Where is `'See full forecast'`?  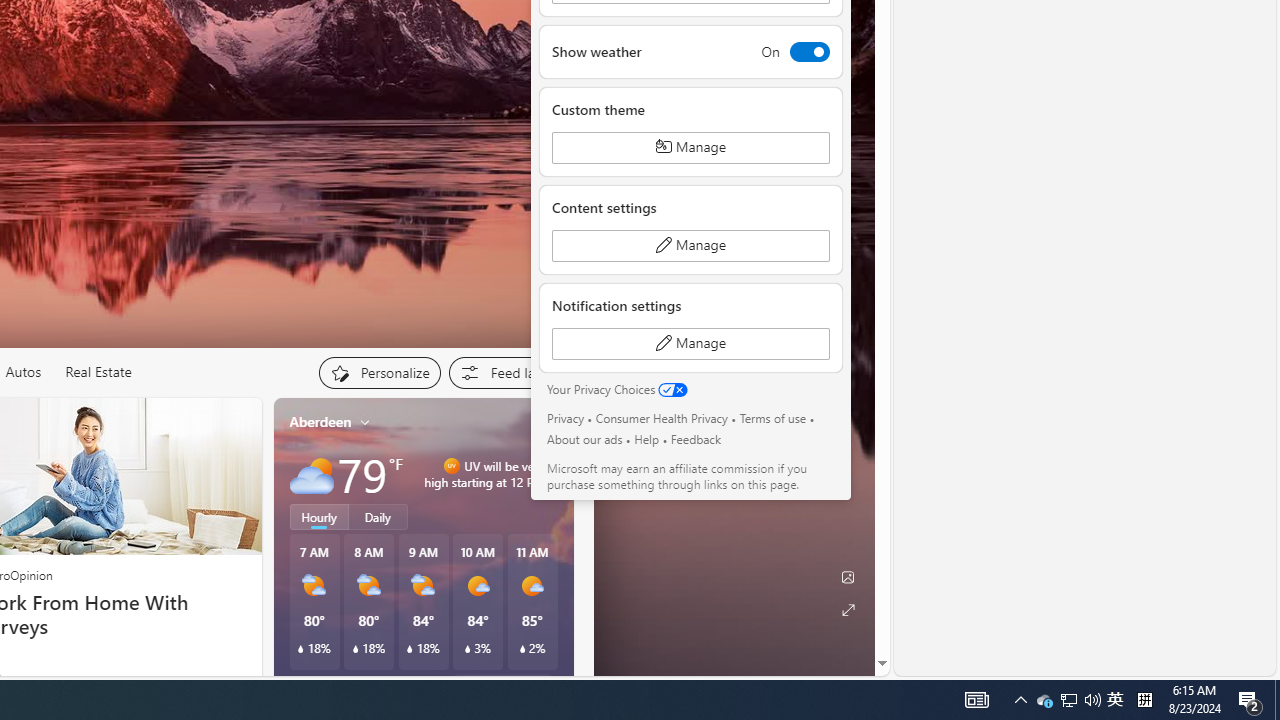 'See full forecast' is located at coordinates (502, 684).